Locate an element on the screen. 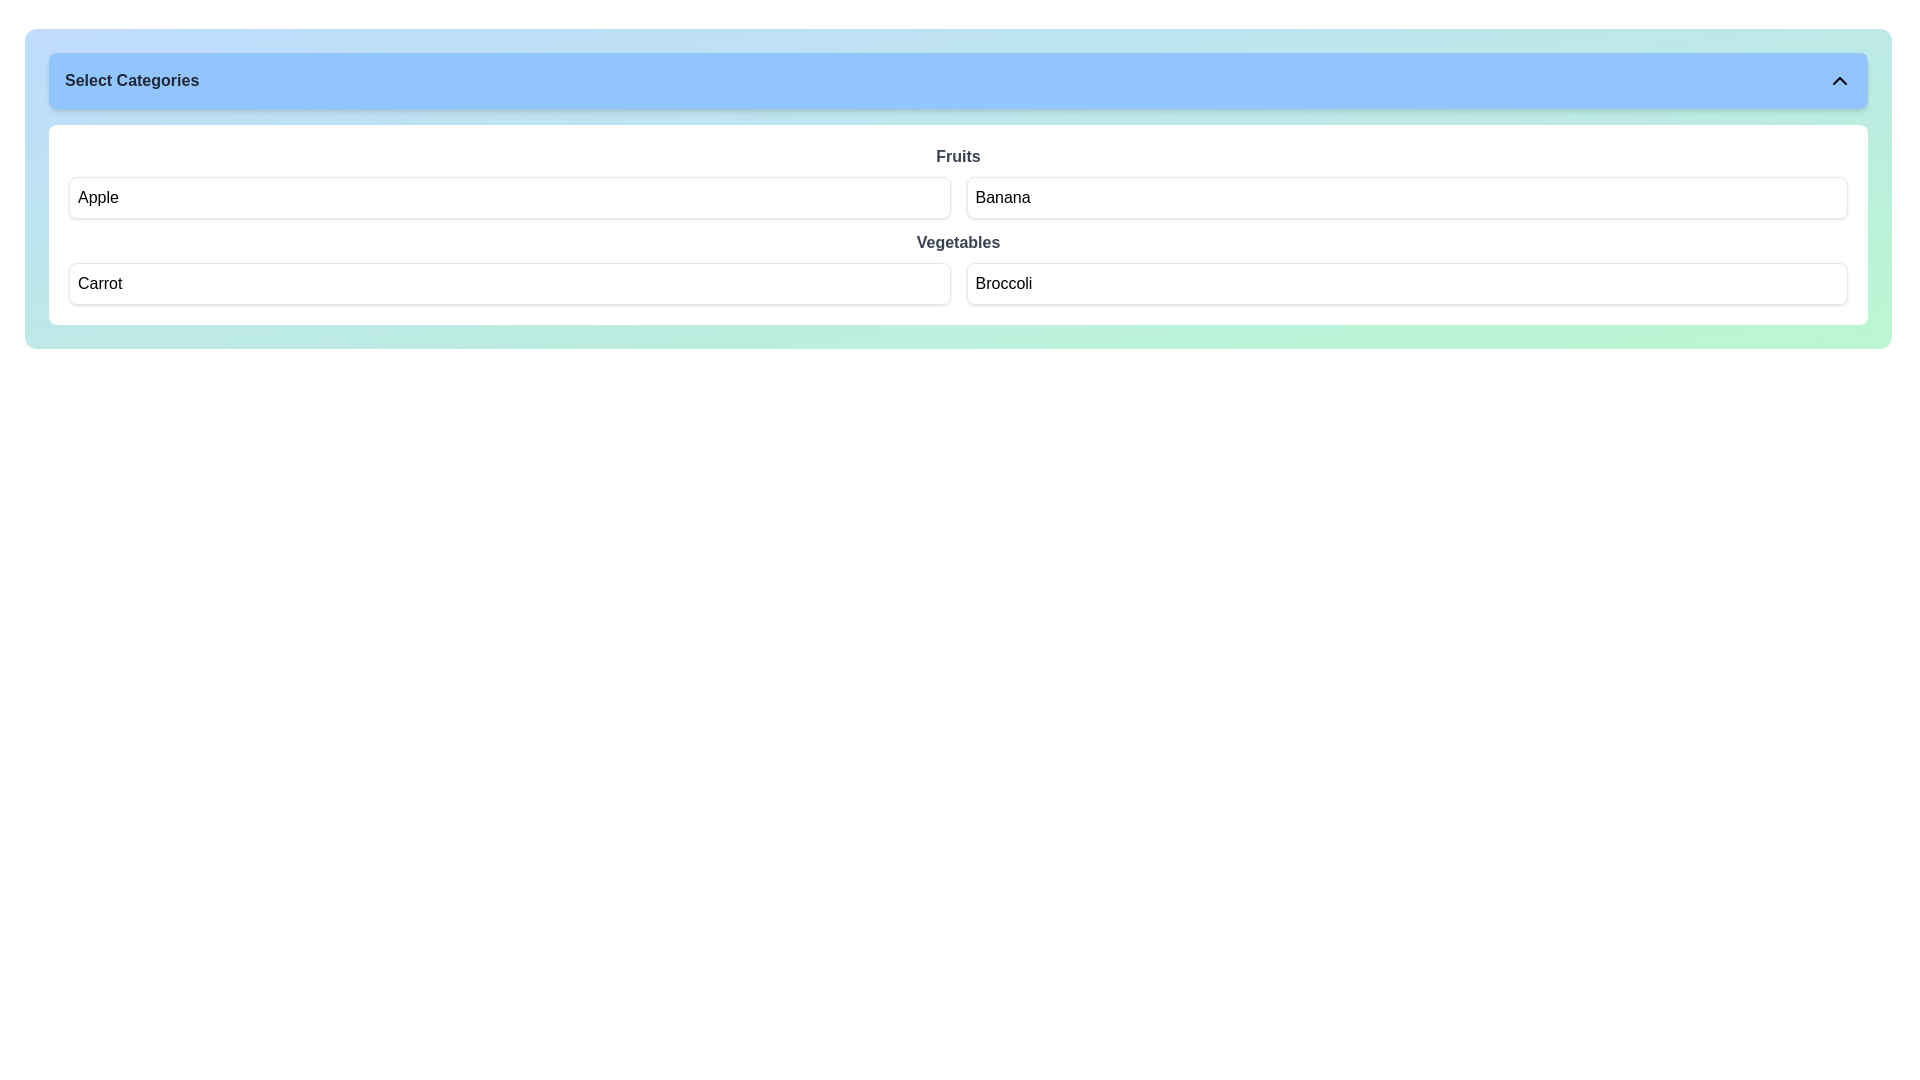 The width and height of the screenshot is (1920, 1080). the text label displaying 'Carrot', which is part of the 'Vegetables' section and is located below 'Apple' is located at coordinates (99, 284).